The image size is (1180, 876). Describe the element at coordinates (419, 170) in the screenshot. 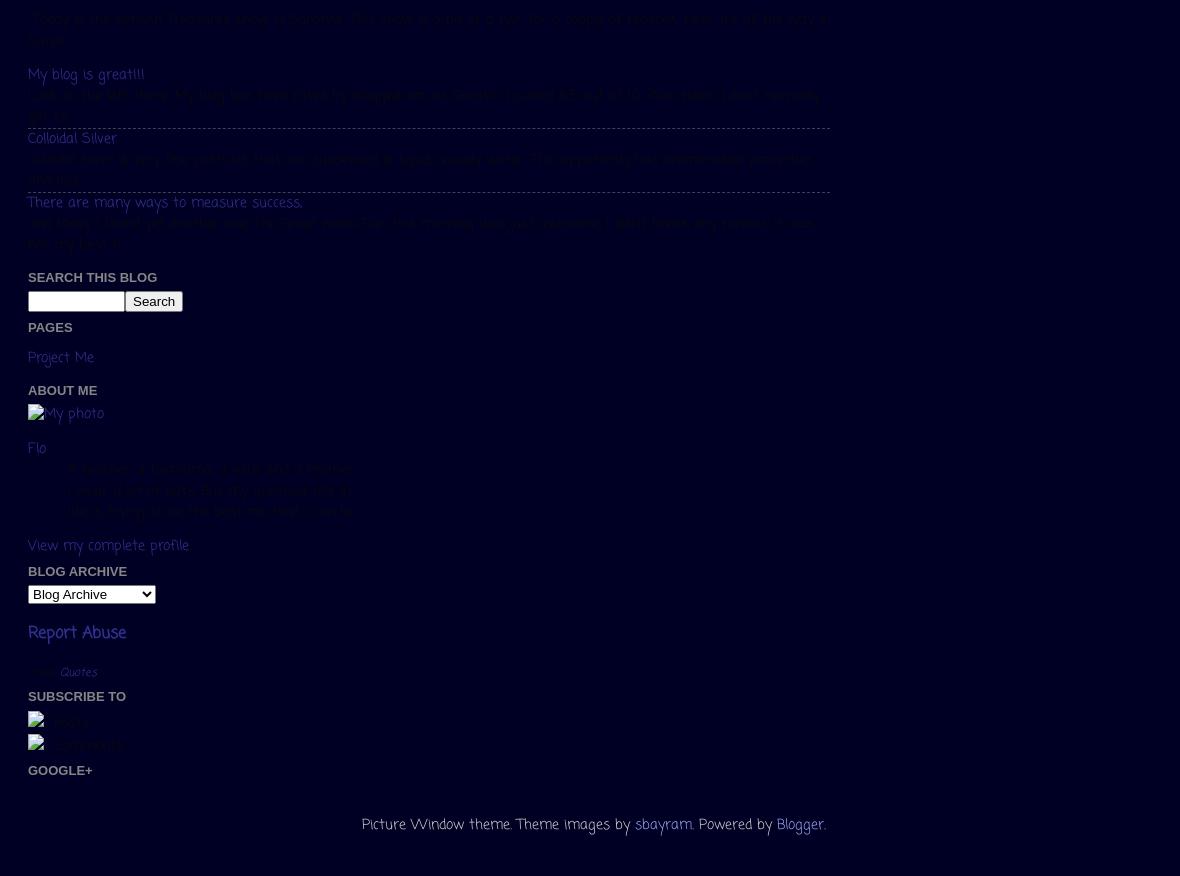

I see `'colloidal silver  is very fine particles that are suspended in liquid, usually water.  This apparently has antimicrobial properties and has ...'` at that location.